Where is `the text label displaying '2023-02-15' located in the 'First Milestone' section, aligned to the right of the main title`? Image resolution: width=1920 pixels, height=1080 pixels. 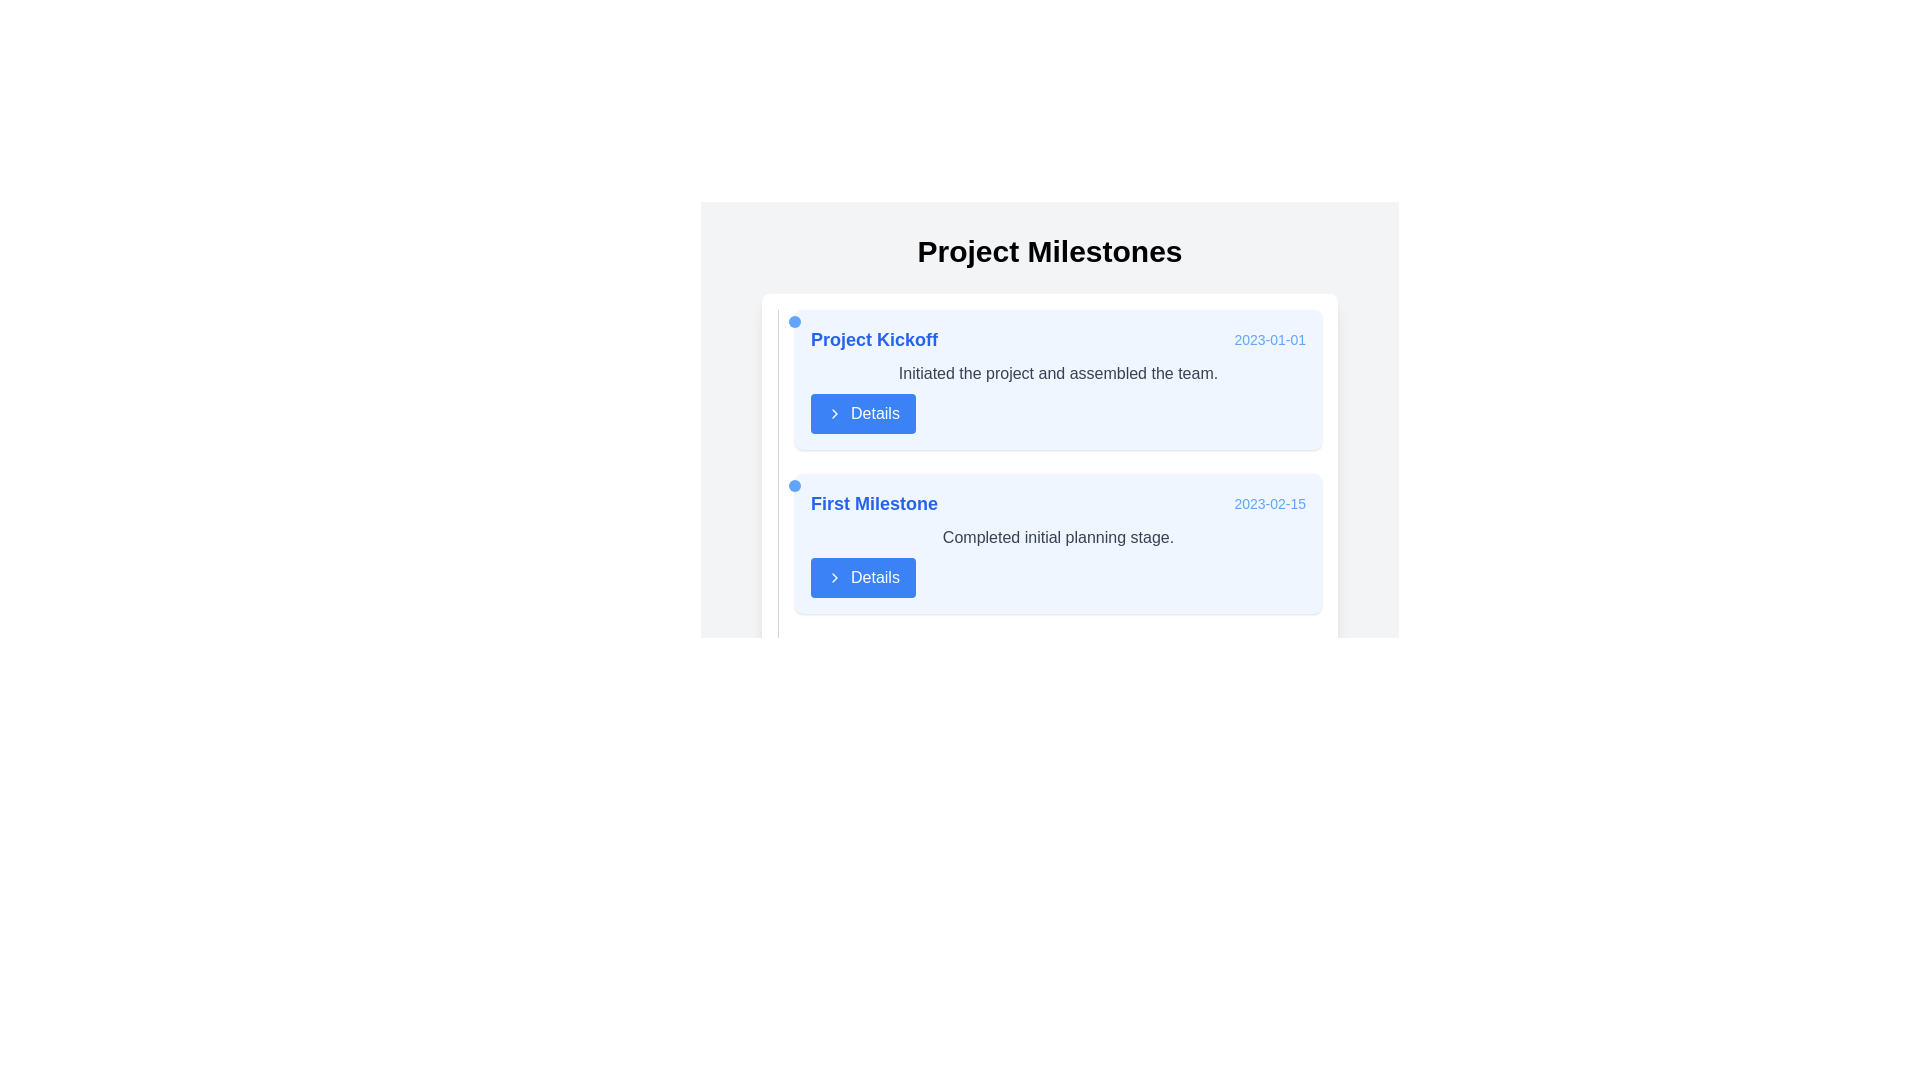
the text label displaying '2023-02-15' located in the 'First Milestone' section, aligned to the right of the main title is located at coordinates (1269, 503).